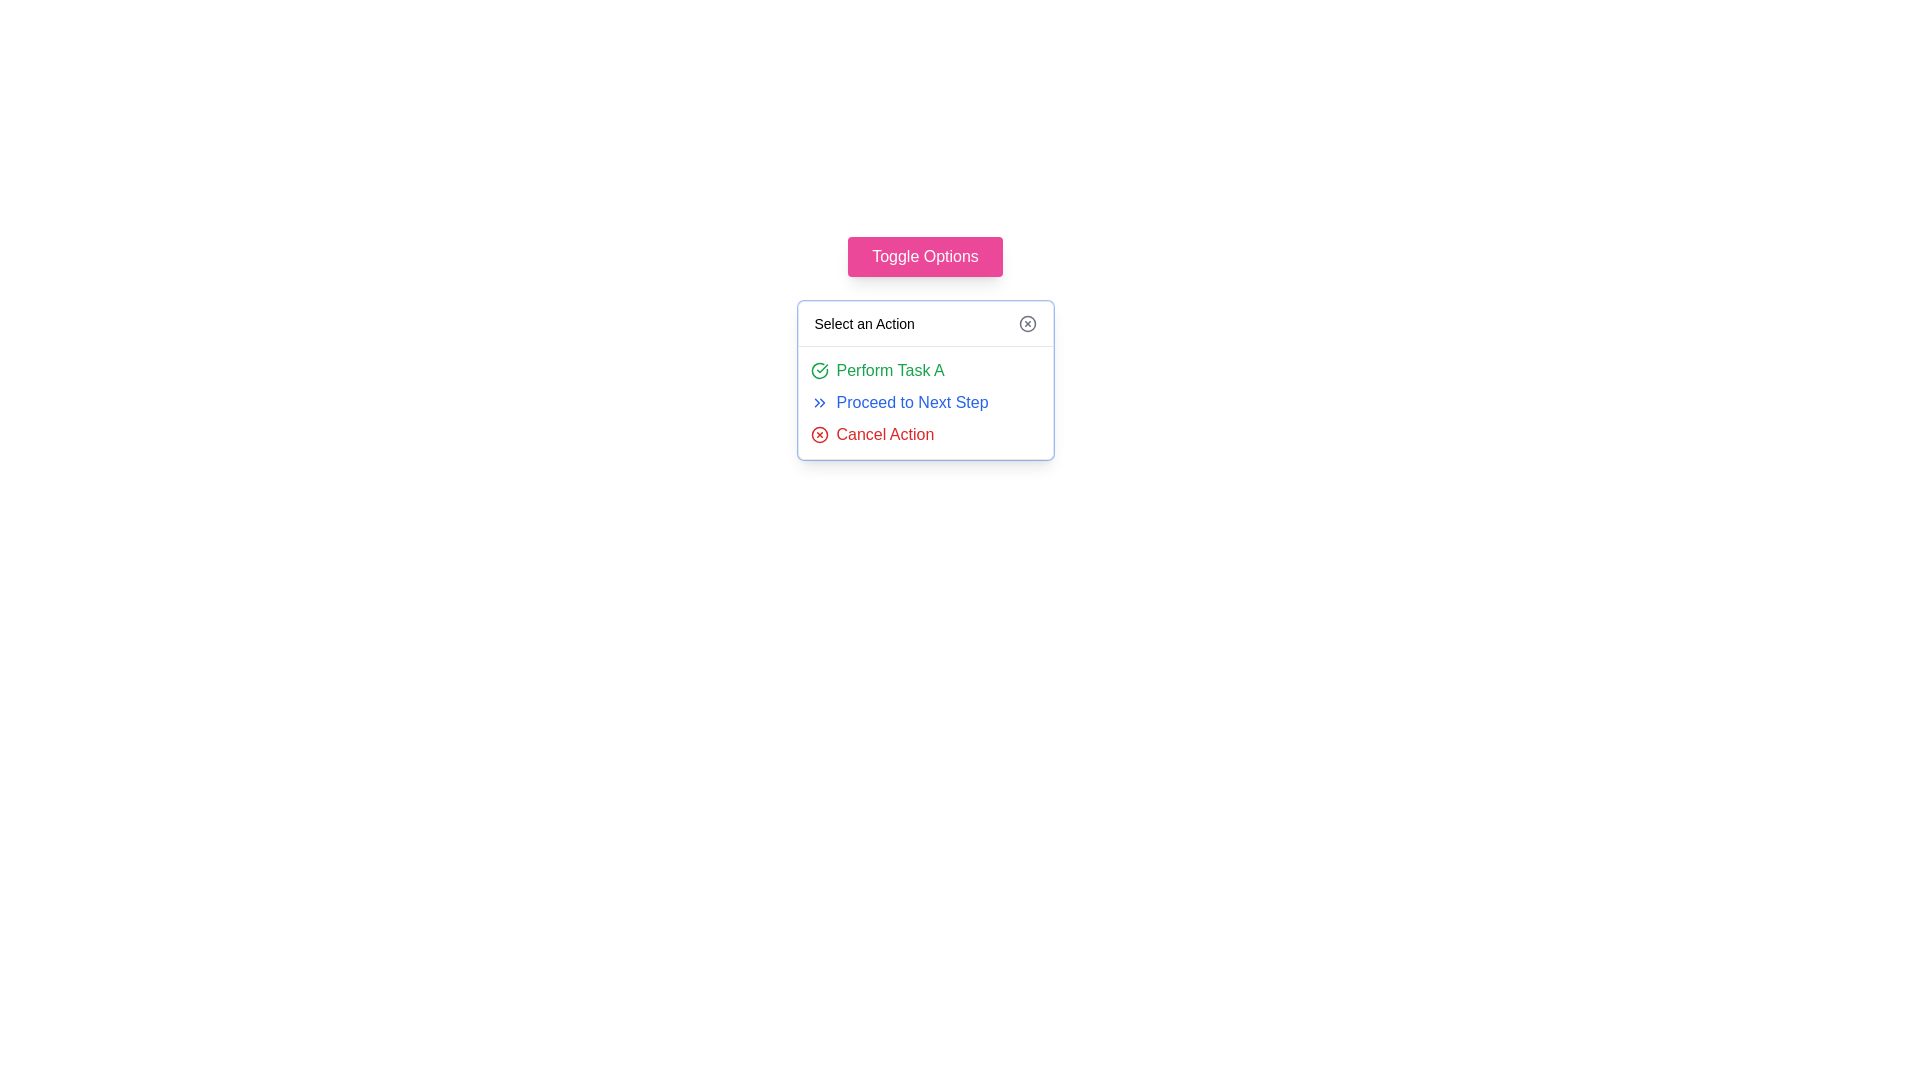 This screenshot has height=1080, width=1920. I want to click on the bright pink 'Toggle Options' button with white text, so click(924, 256).